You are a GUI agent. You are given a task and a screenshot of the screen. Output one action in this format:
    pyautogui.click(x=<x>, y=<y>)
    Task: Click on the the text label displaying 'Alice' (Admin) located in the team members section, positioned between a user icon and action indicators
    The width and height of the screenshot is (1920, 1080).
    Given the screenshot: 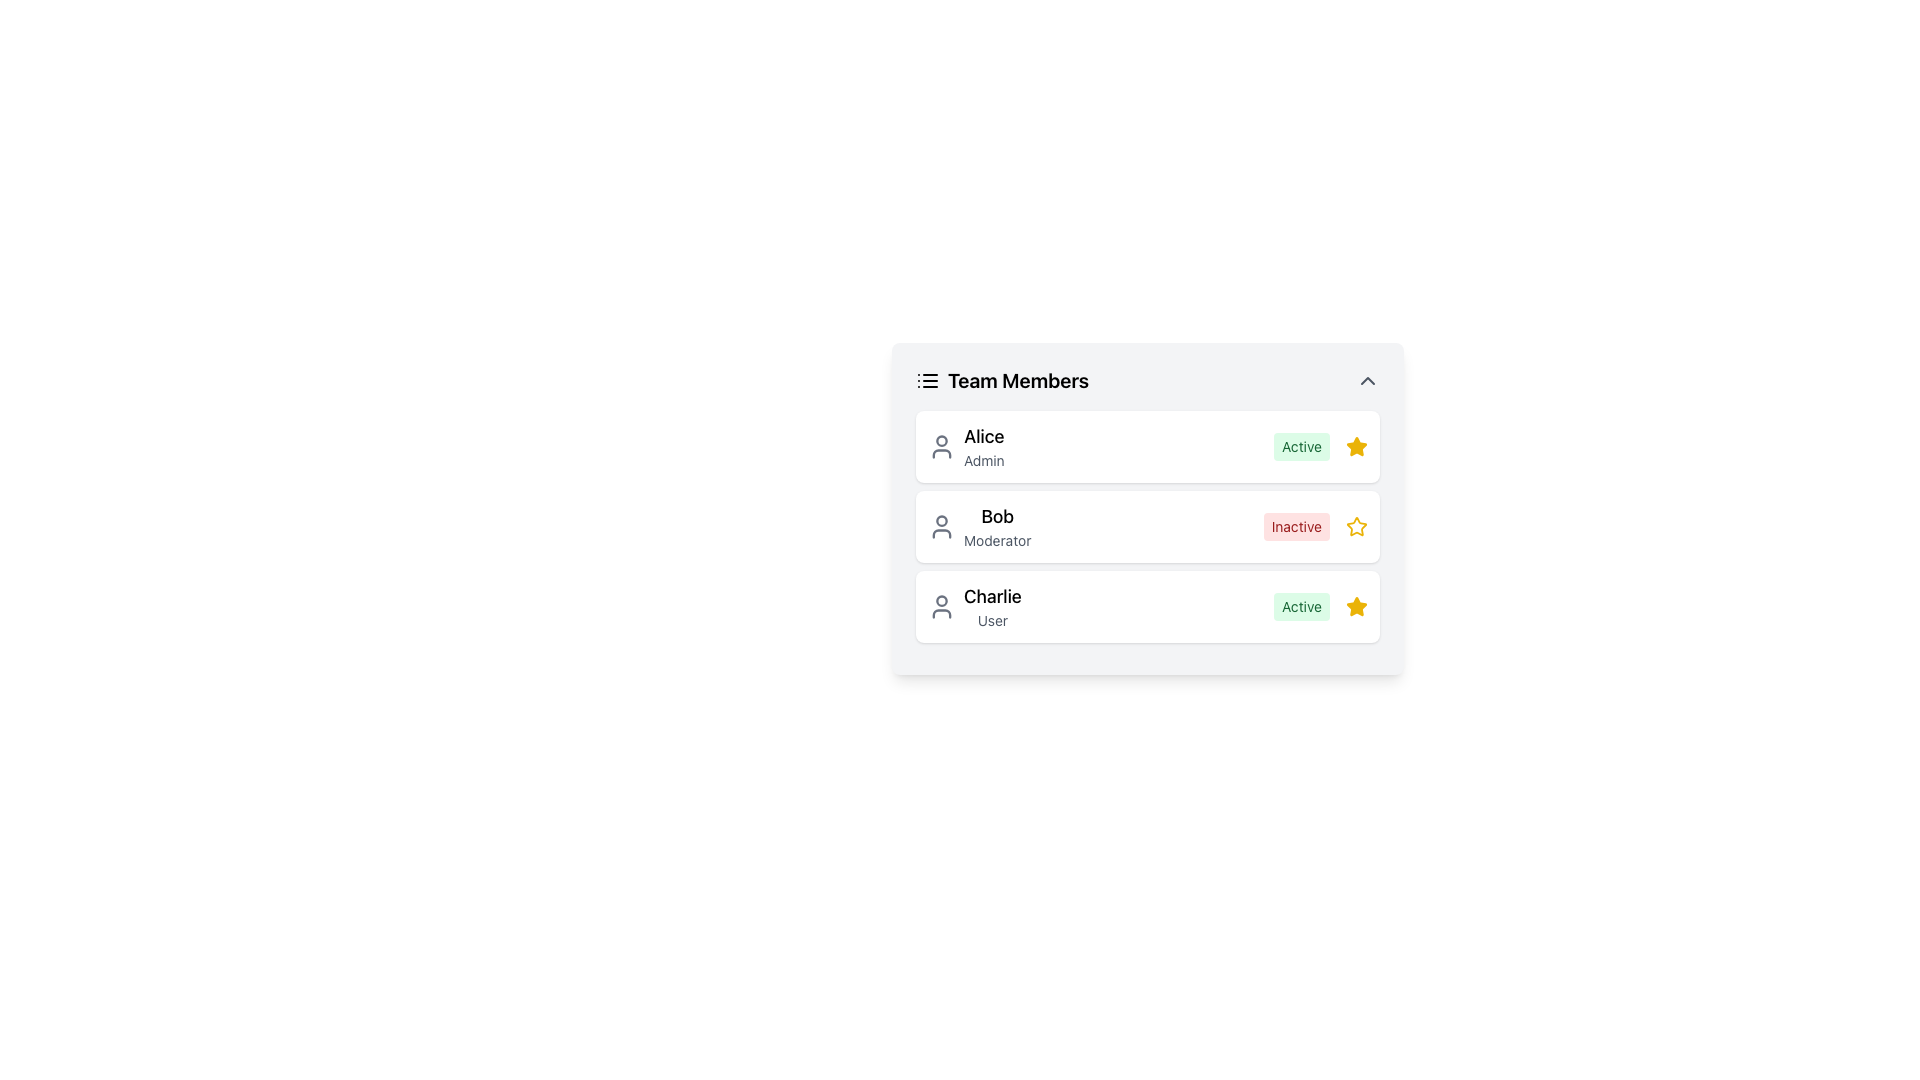 What is the action you would take?
    pyautogui.click(x=984, y=446)
    